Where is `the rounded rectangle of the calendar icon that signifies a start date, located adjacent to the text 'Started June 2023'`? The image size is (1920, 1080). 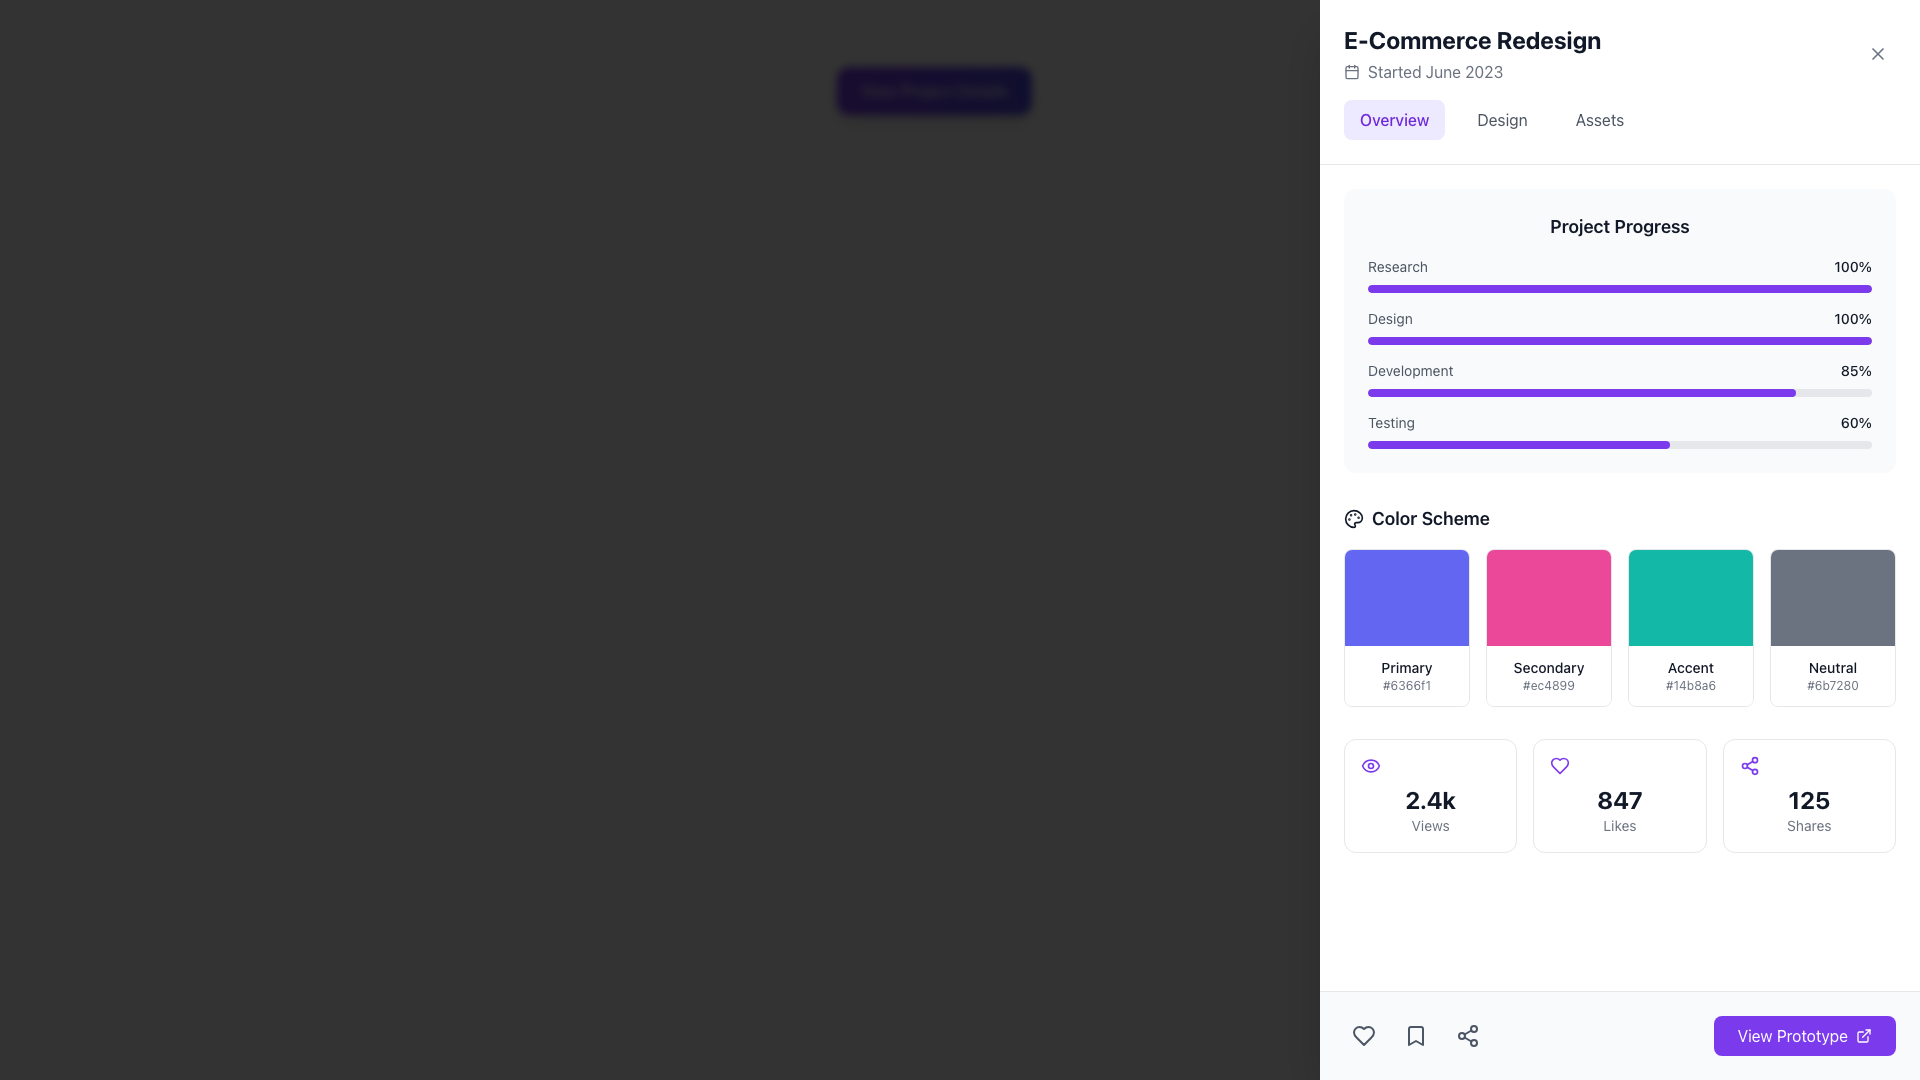
the rounded rectangle of the calendar icon that signifies a start date, located adjacent to the text 'Started June 2023' is located at coordinates (1352, 71).